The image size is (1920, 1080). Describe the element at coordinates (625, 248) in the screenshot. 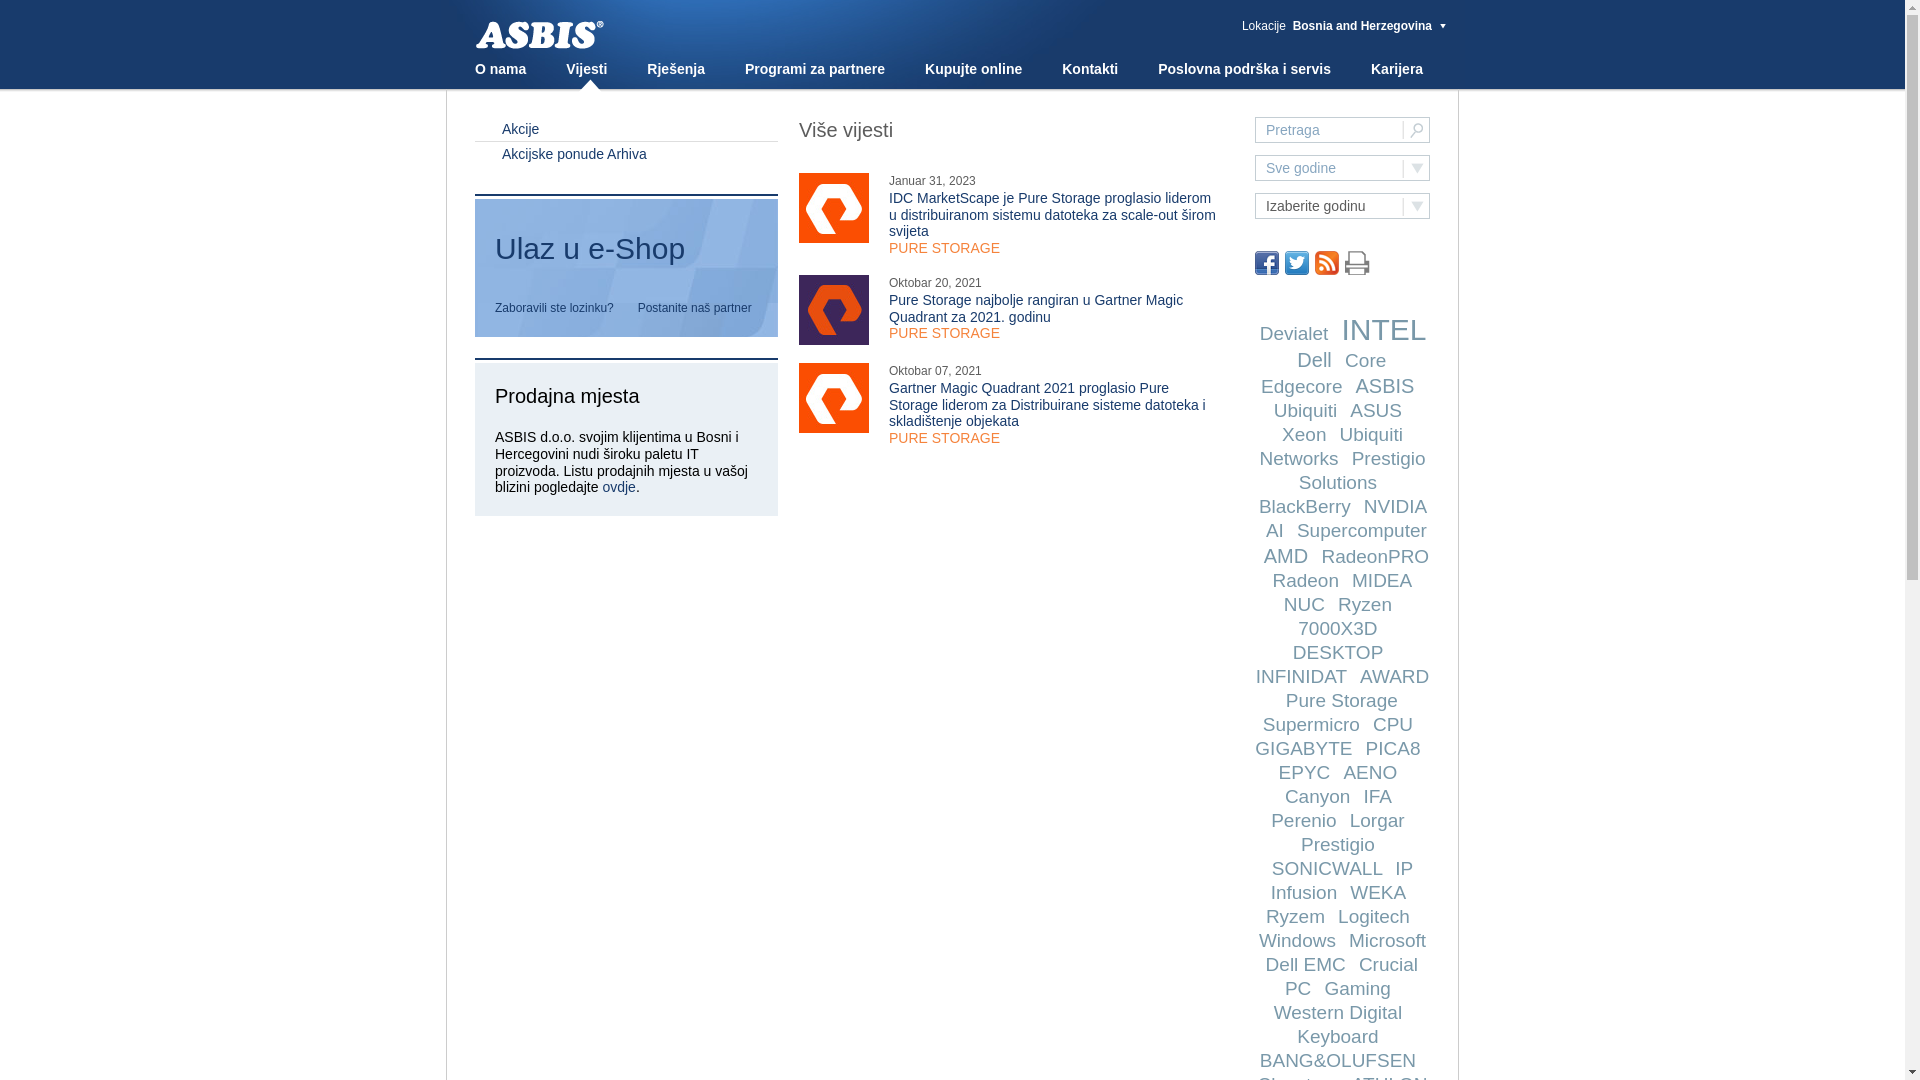

I see `'Ulaz u e-Shop'` at that location.